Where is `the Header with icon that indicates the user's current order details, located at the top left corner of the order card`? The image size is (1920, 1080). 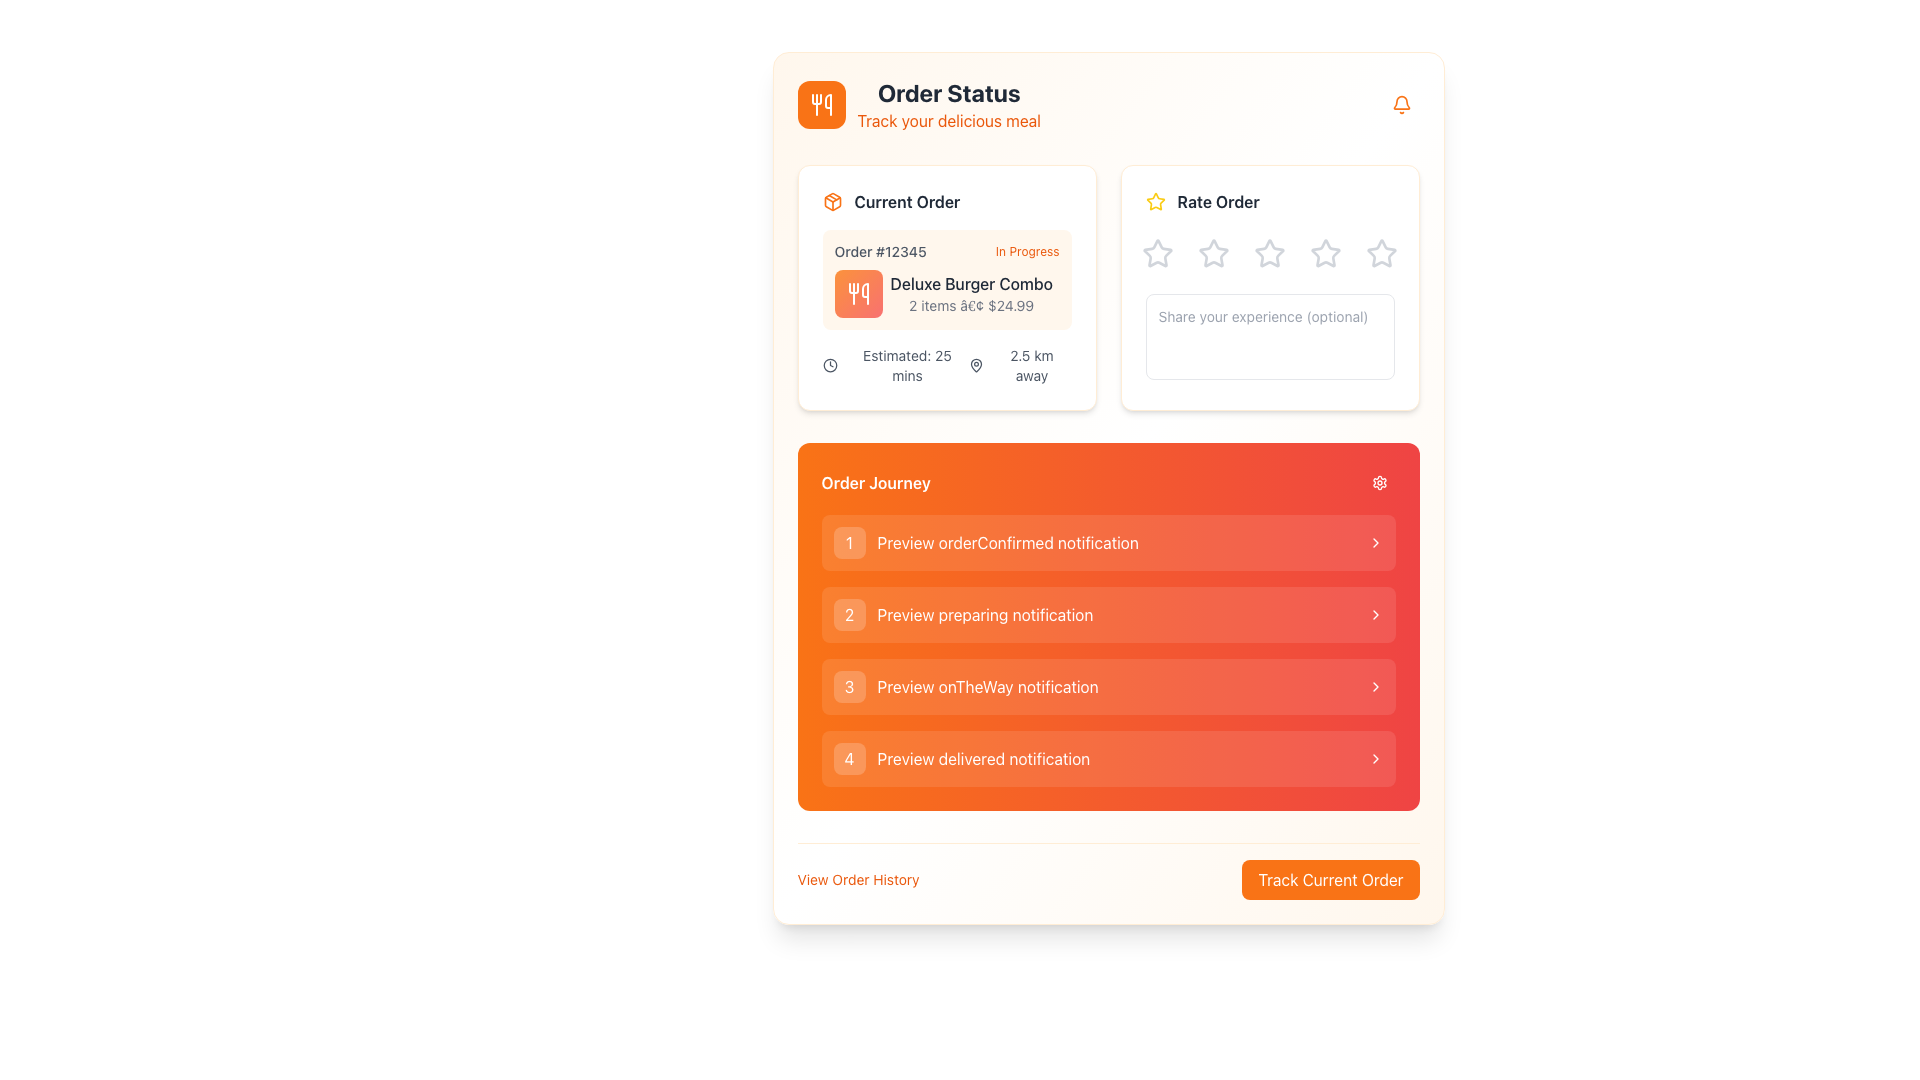
the Header with icon that indicates the user's current order details, located at the top left corner of the order card is located at coordinates (945, 201).